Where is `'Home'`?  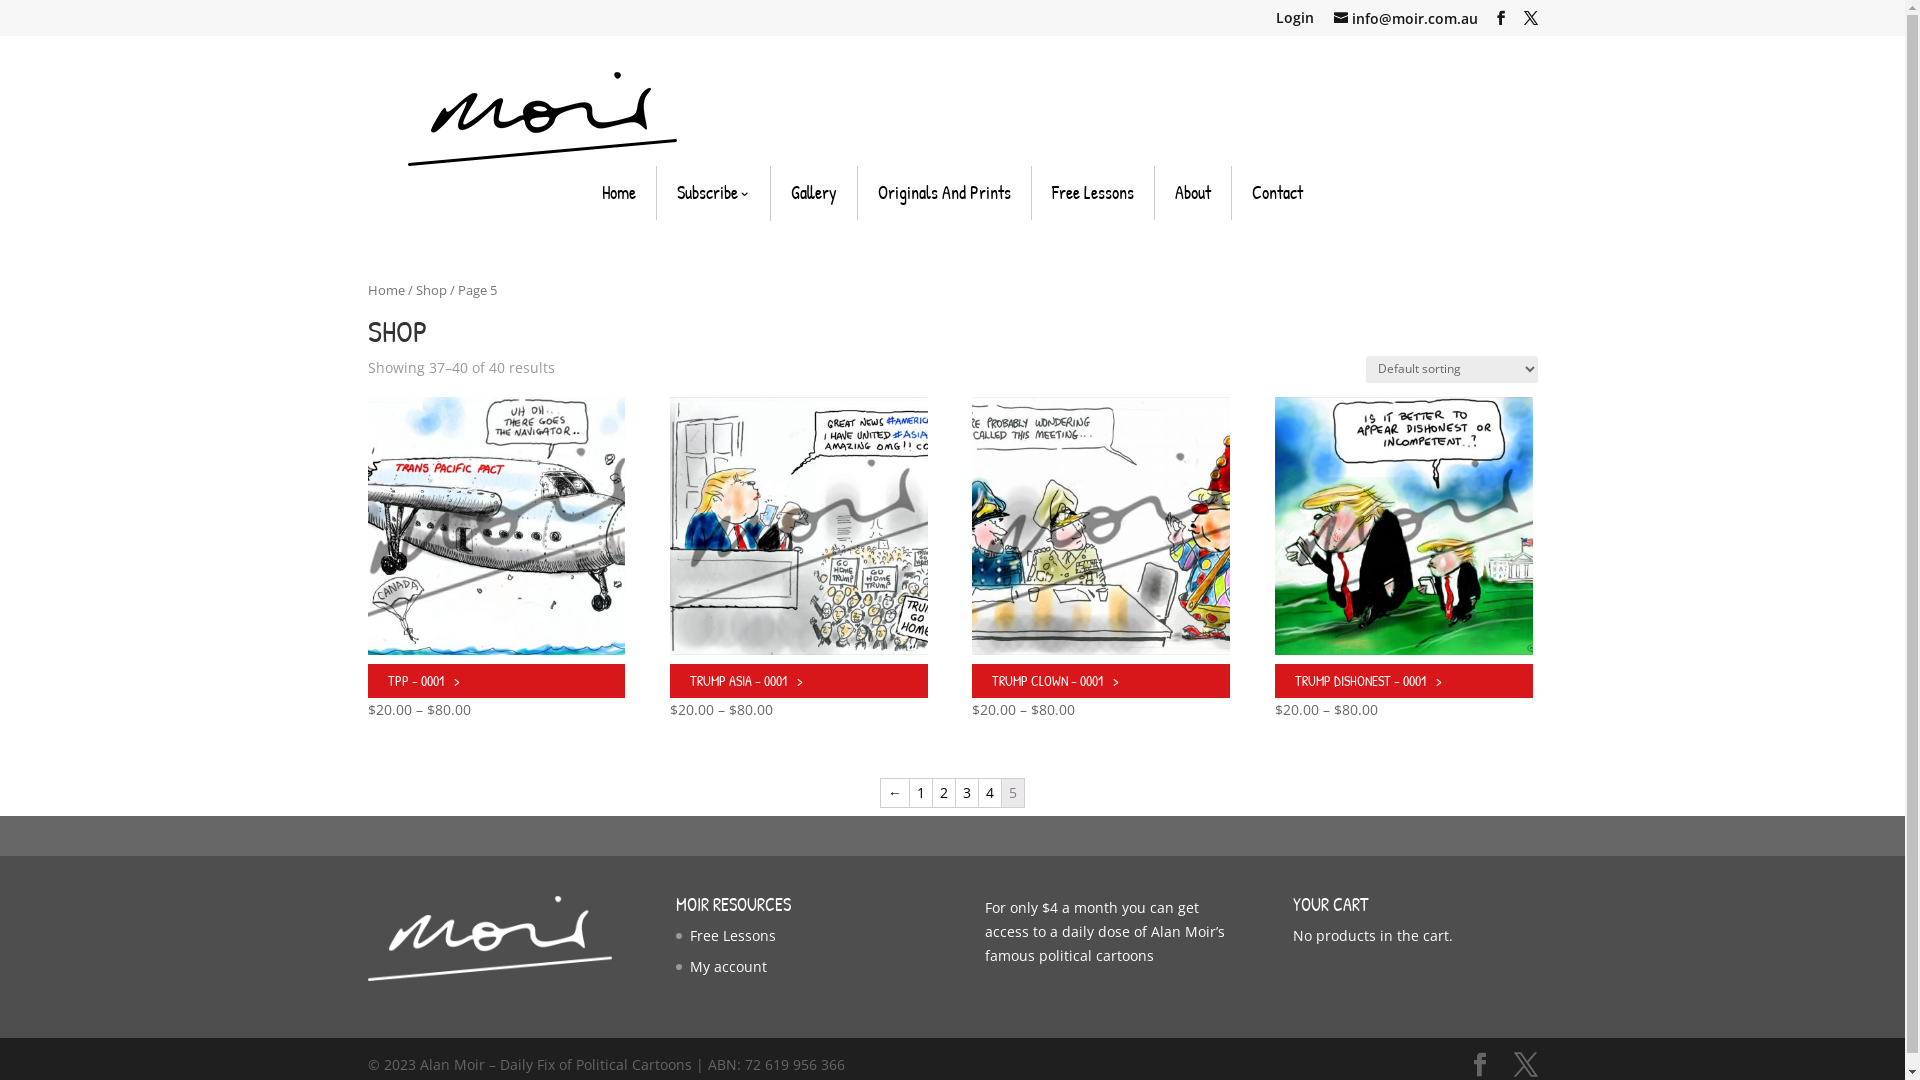 'Home' is located at coordinates (618, 192).